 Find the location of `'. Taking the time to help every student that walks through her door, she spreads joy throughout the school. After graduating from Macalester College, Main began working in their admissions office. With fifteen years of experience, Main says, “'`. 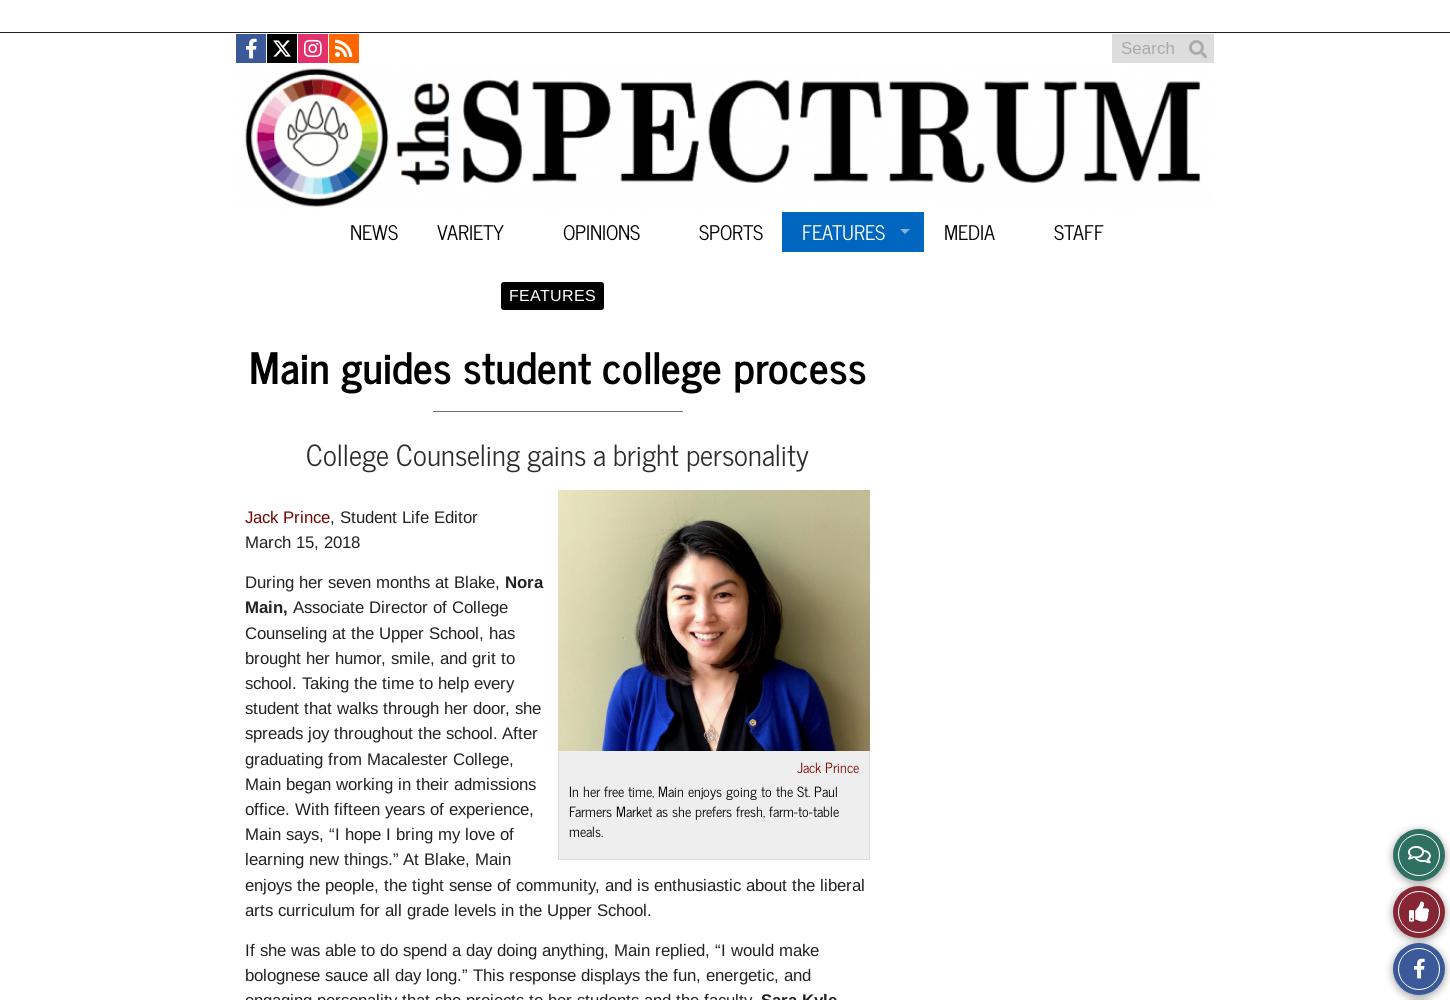

'. Taking the time to help every student that walks through her door, she spreads joy throughout the school. After graduating from Macalester College, Main began working in their admissions office. With fifteen years of experience, Main says, “' is located at coordinates (391, 759).